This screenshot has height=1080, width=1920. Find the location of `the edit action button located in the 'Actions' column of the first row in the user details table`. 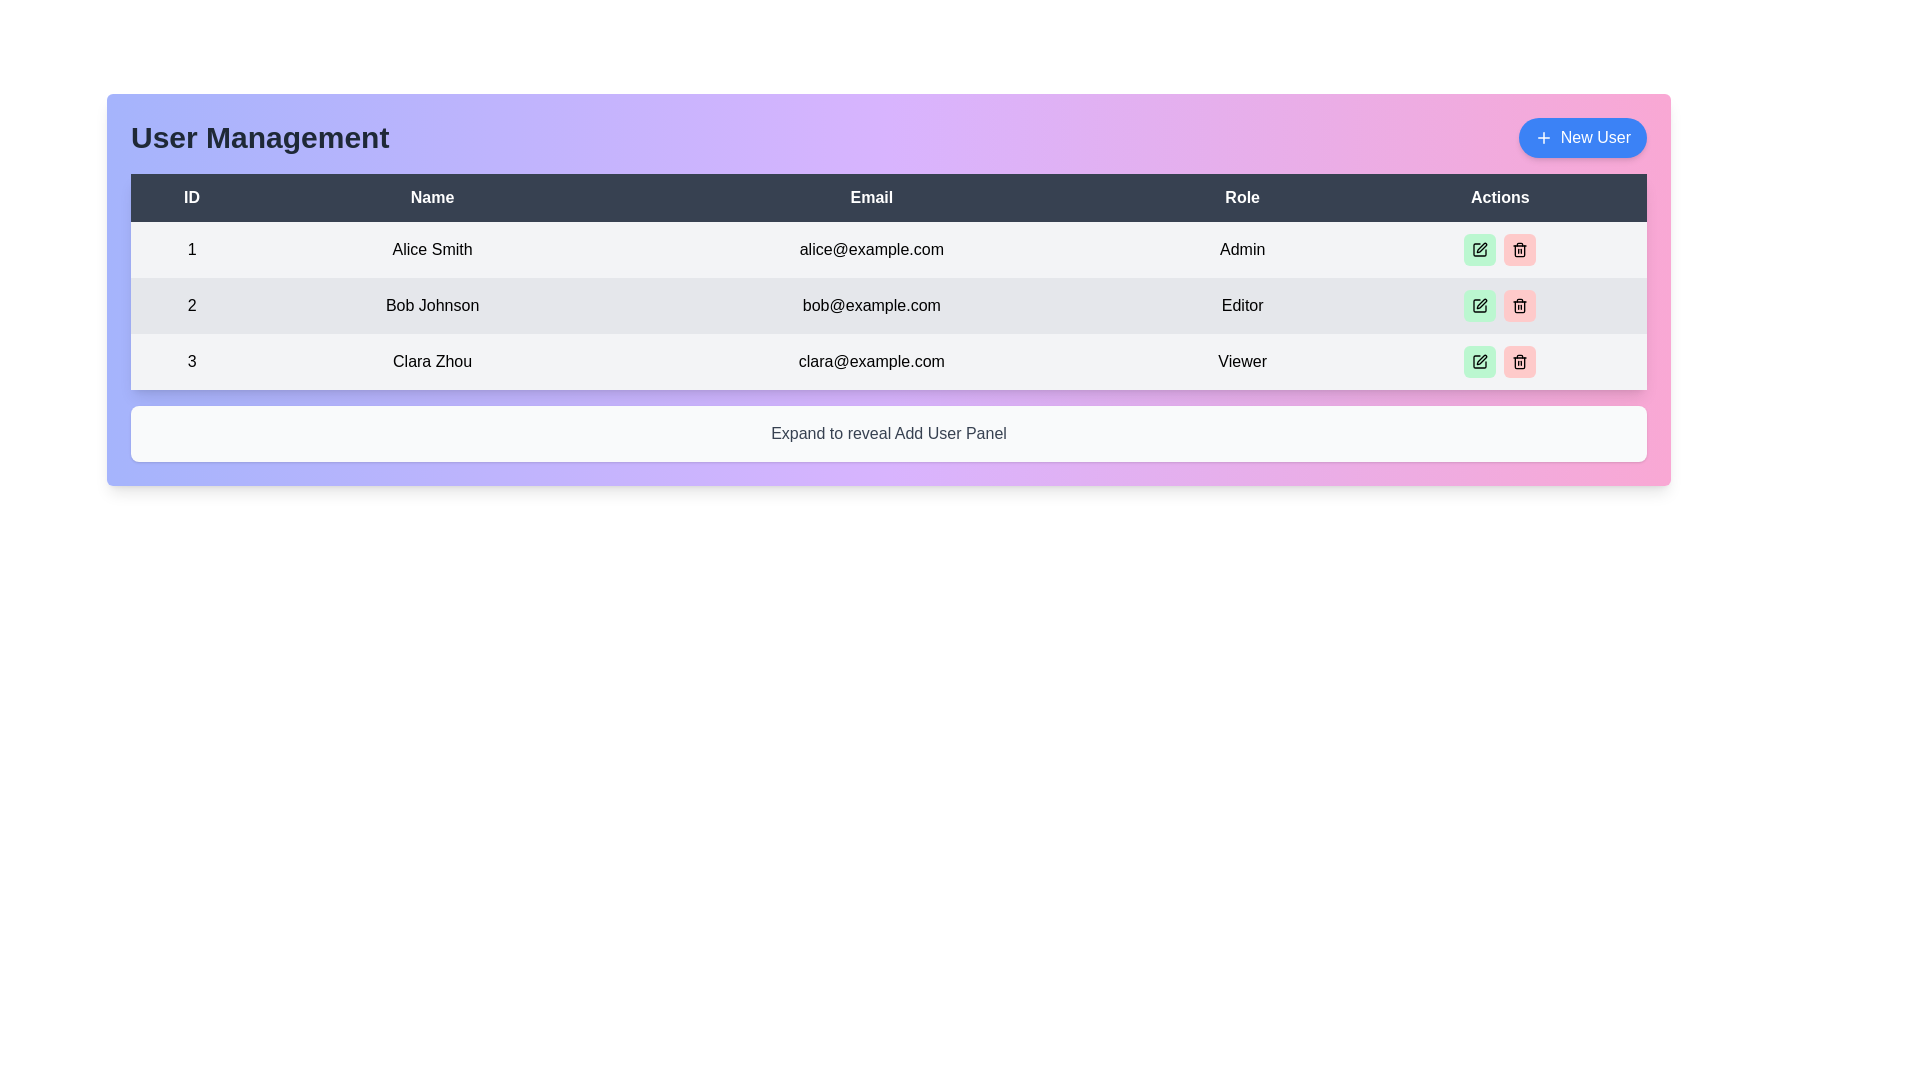

the edit action button located in the 'Actions' column of the first row in the user details table is located at coordinates (1480, 249).